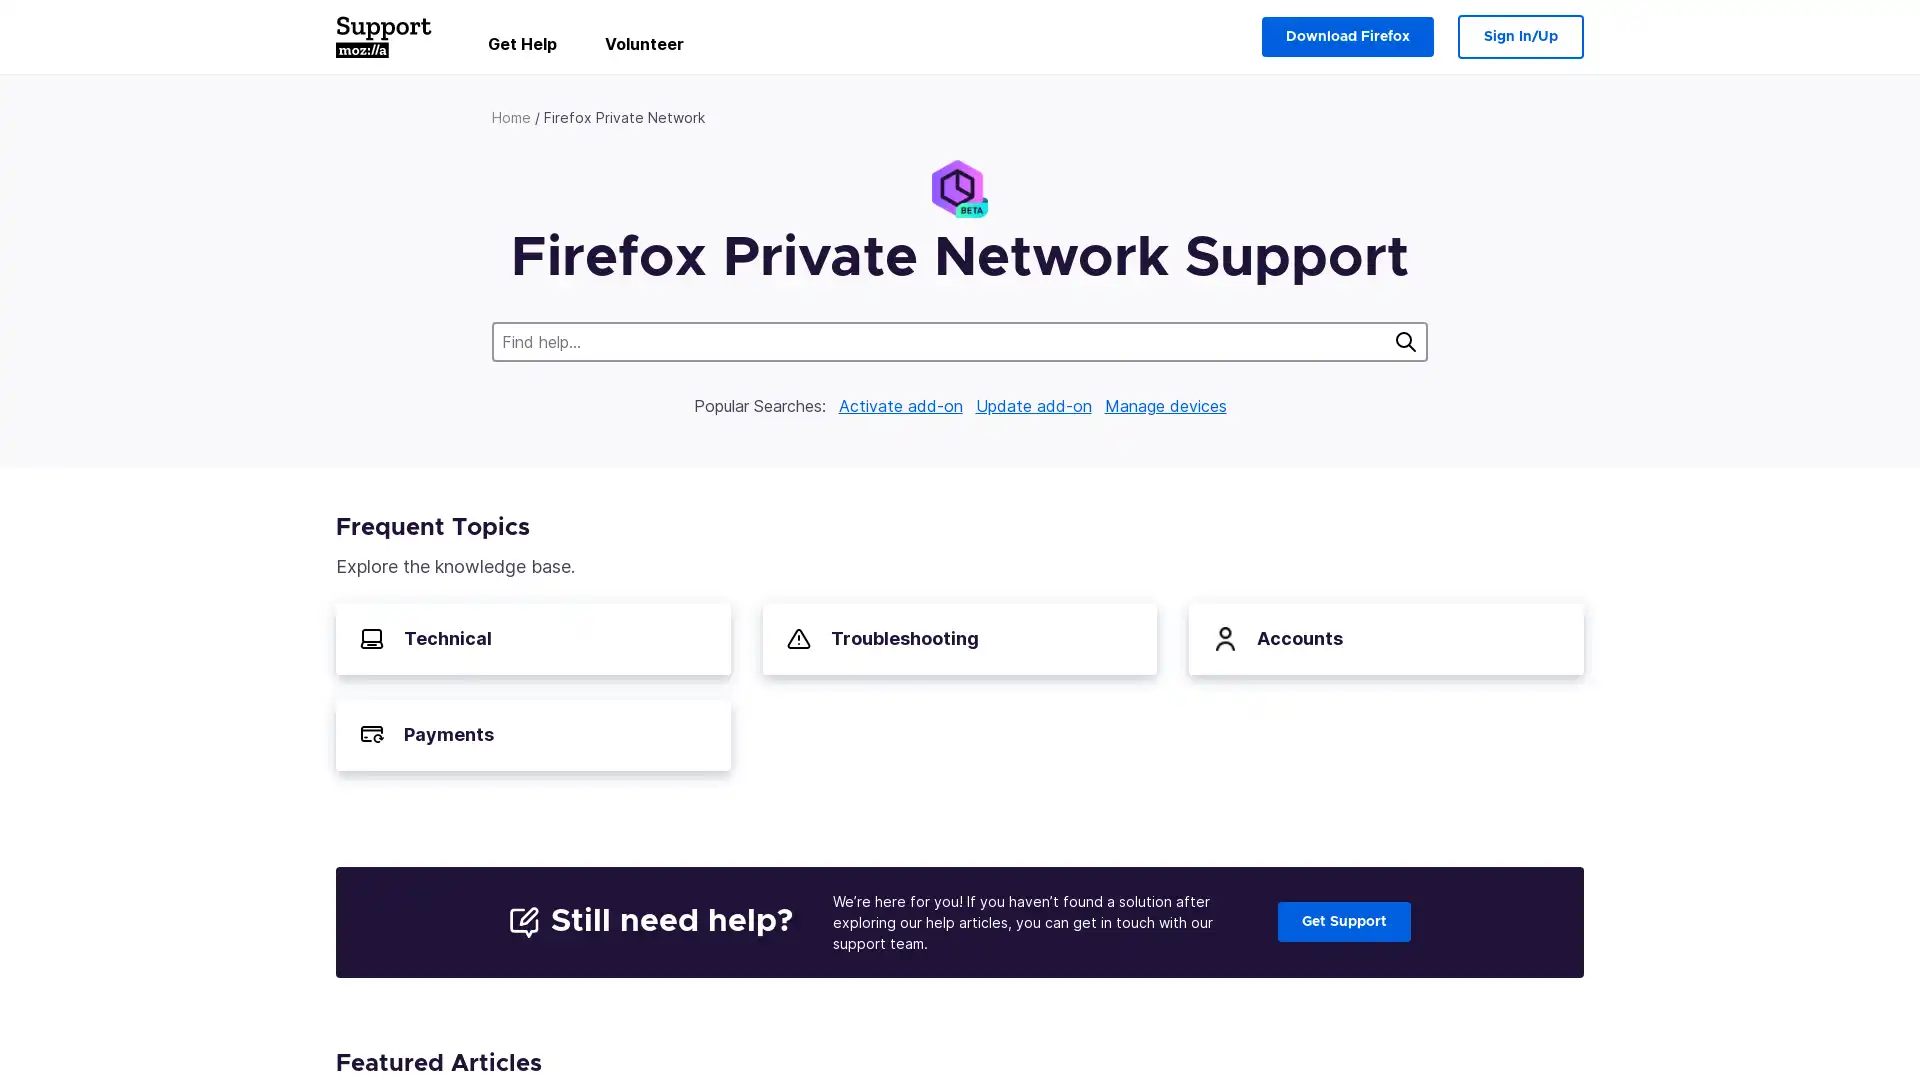  What do you see at coordinates (1405, 341) in the screenshot?
I see `Search` at bounding box center [1405, 341].